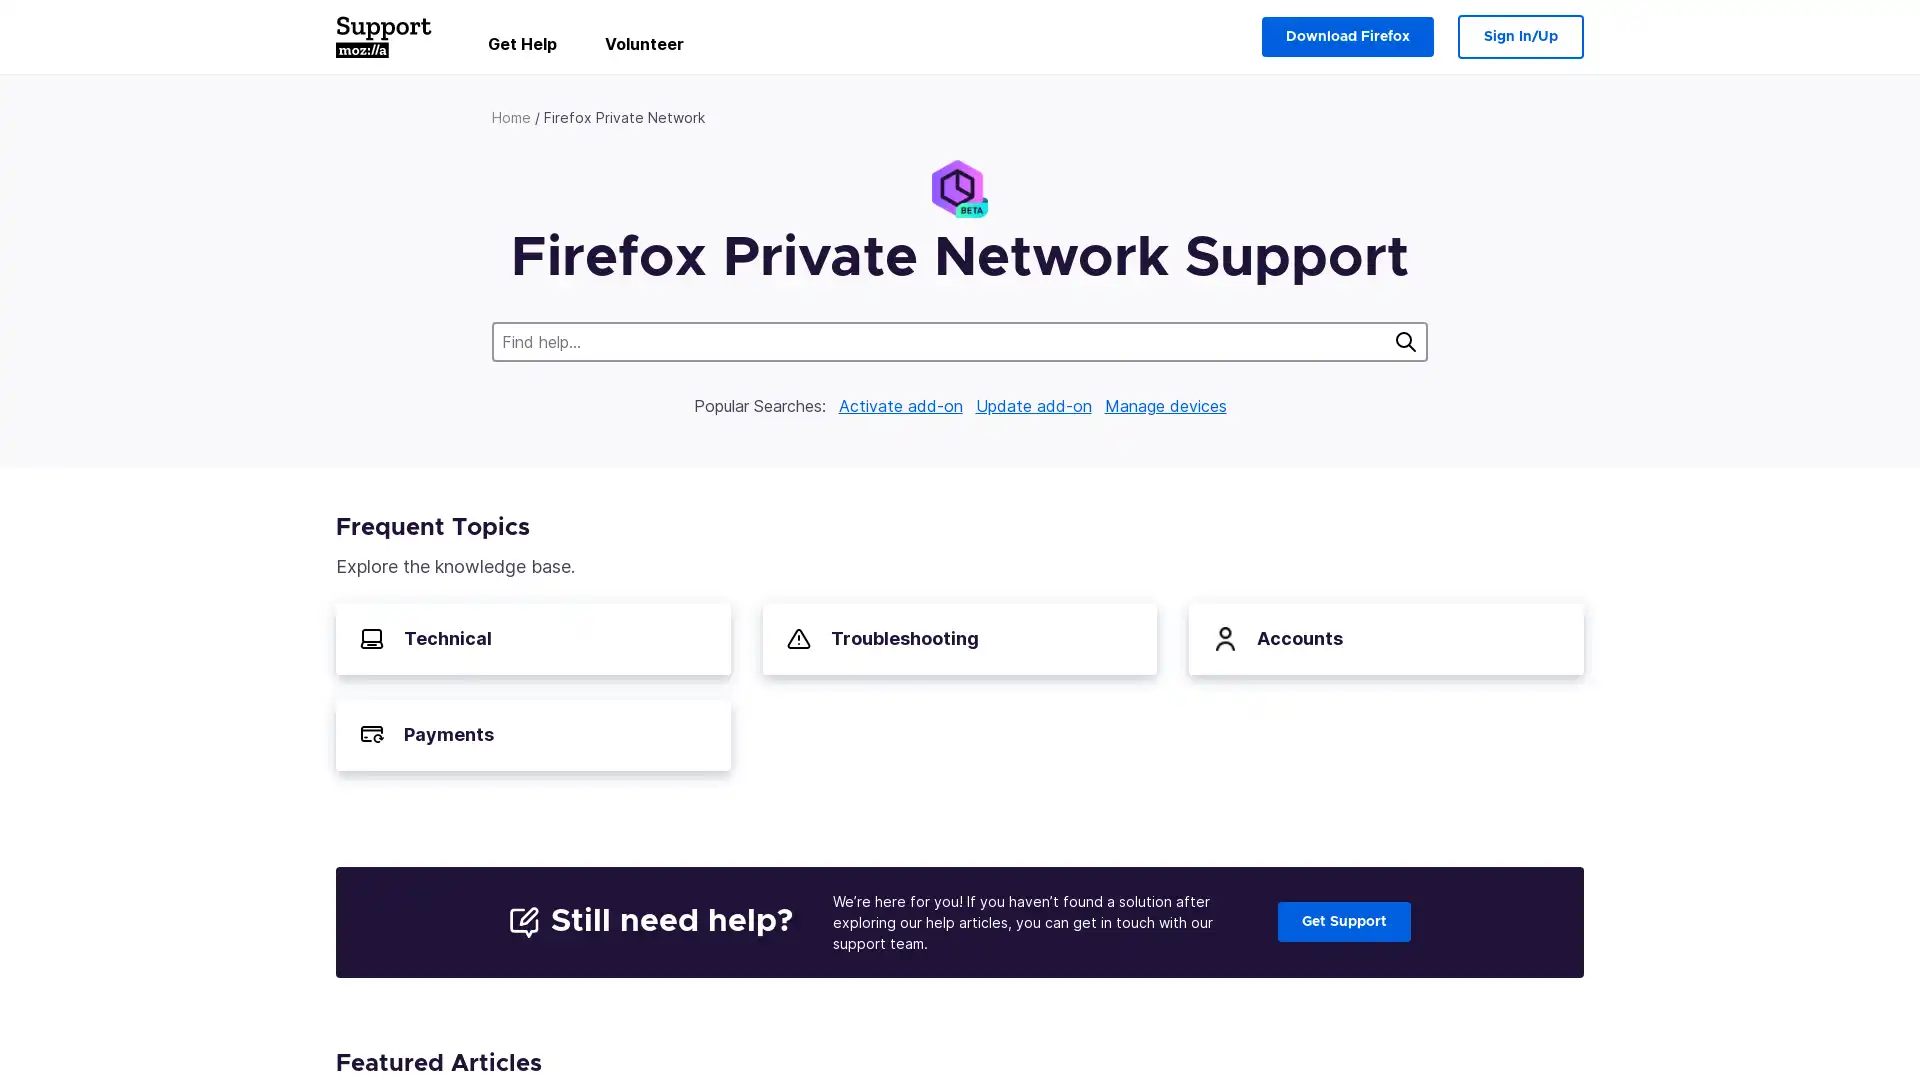  What do you see at coordinates (1405, 341) in the screenshot?
I see `Search` at bounding box center [1405, 341].